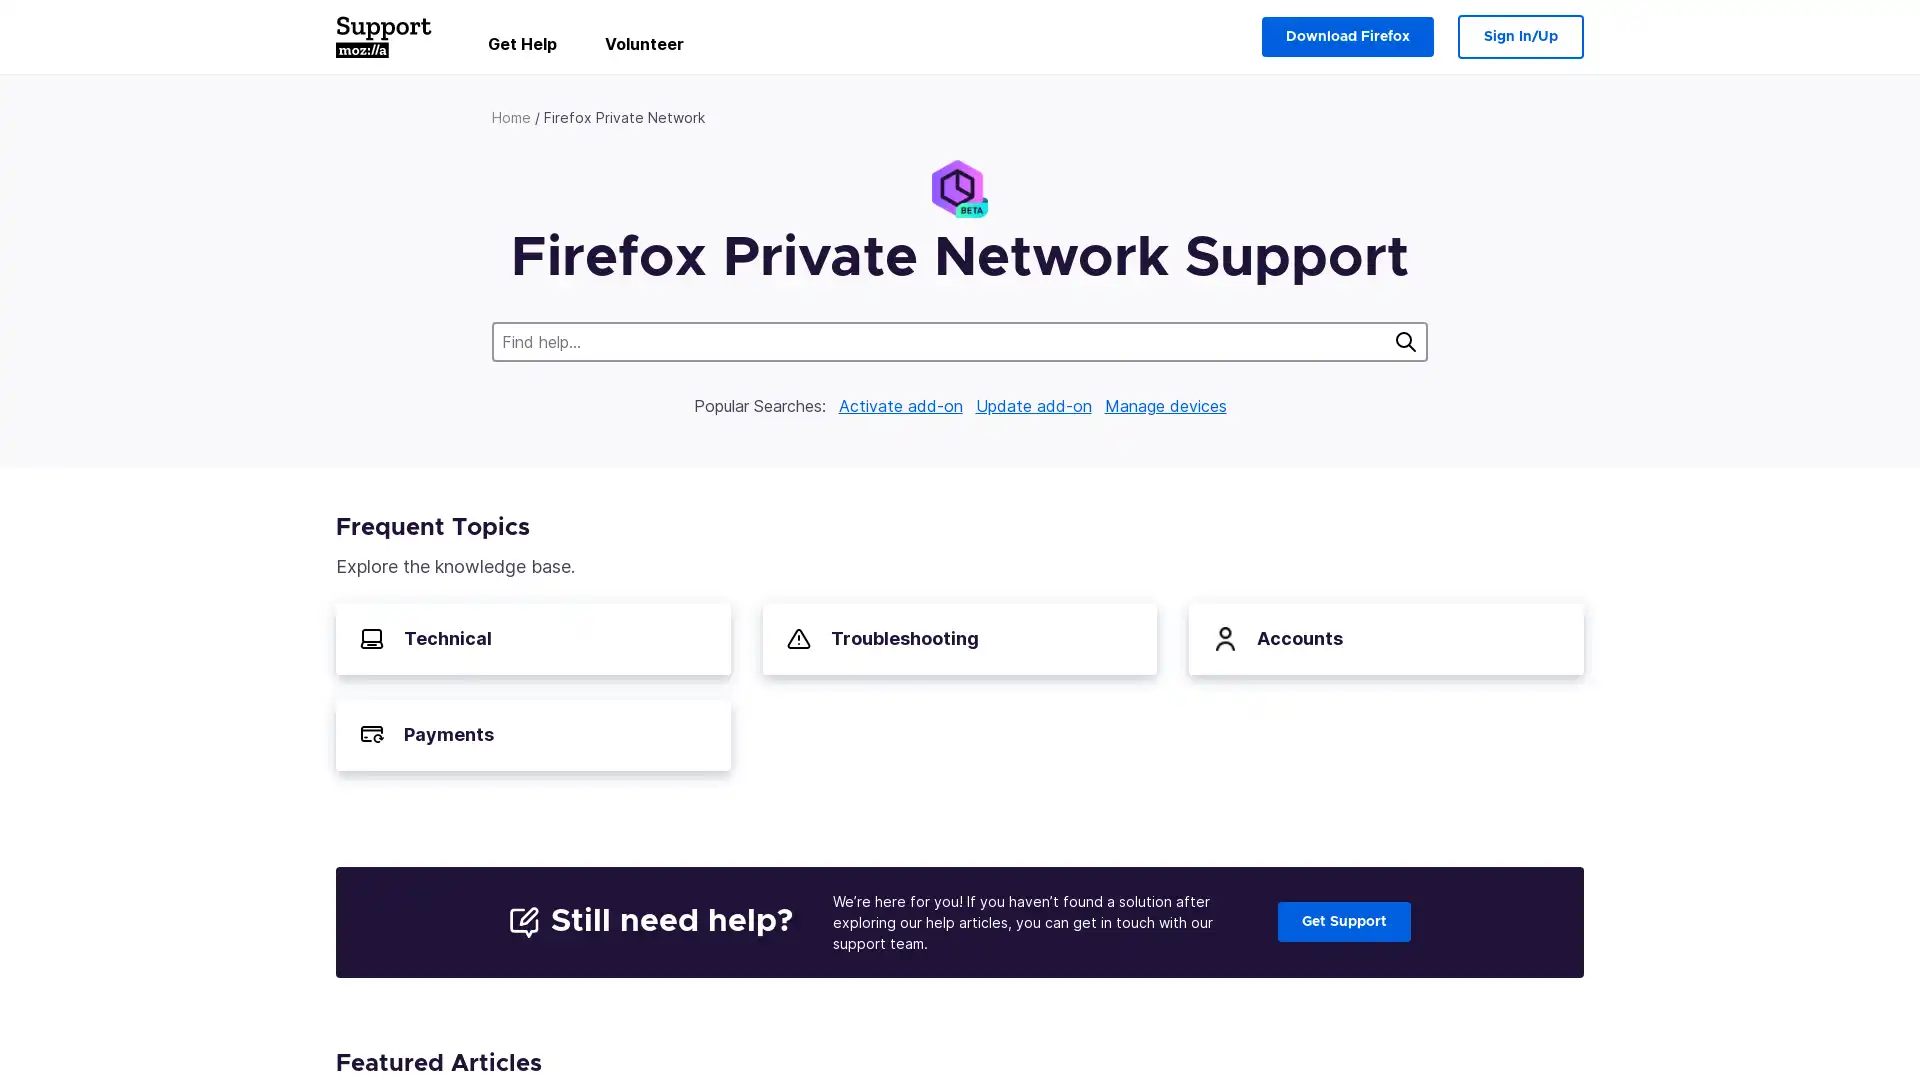  What do you see at coordinates (1405, 341) in the screenshot?
I see `Search` at bounding box center [1405, 341].